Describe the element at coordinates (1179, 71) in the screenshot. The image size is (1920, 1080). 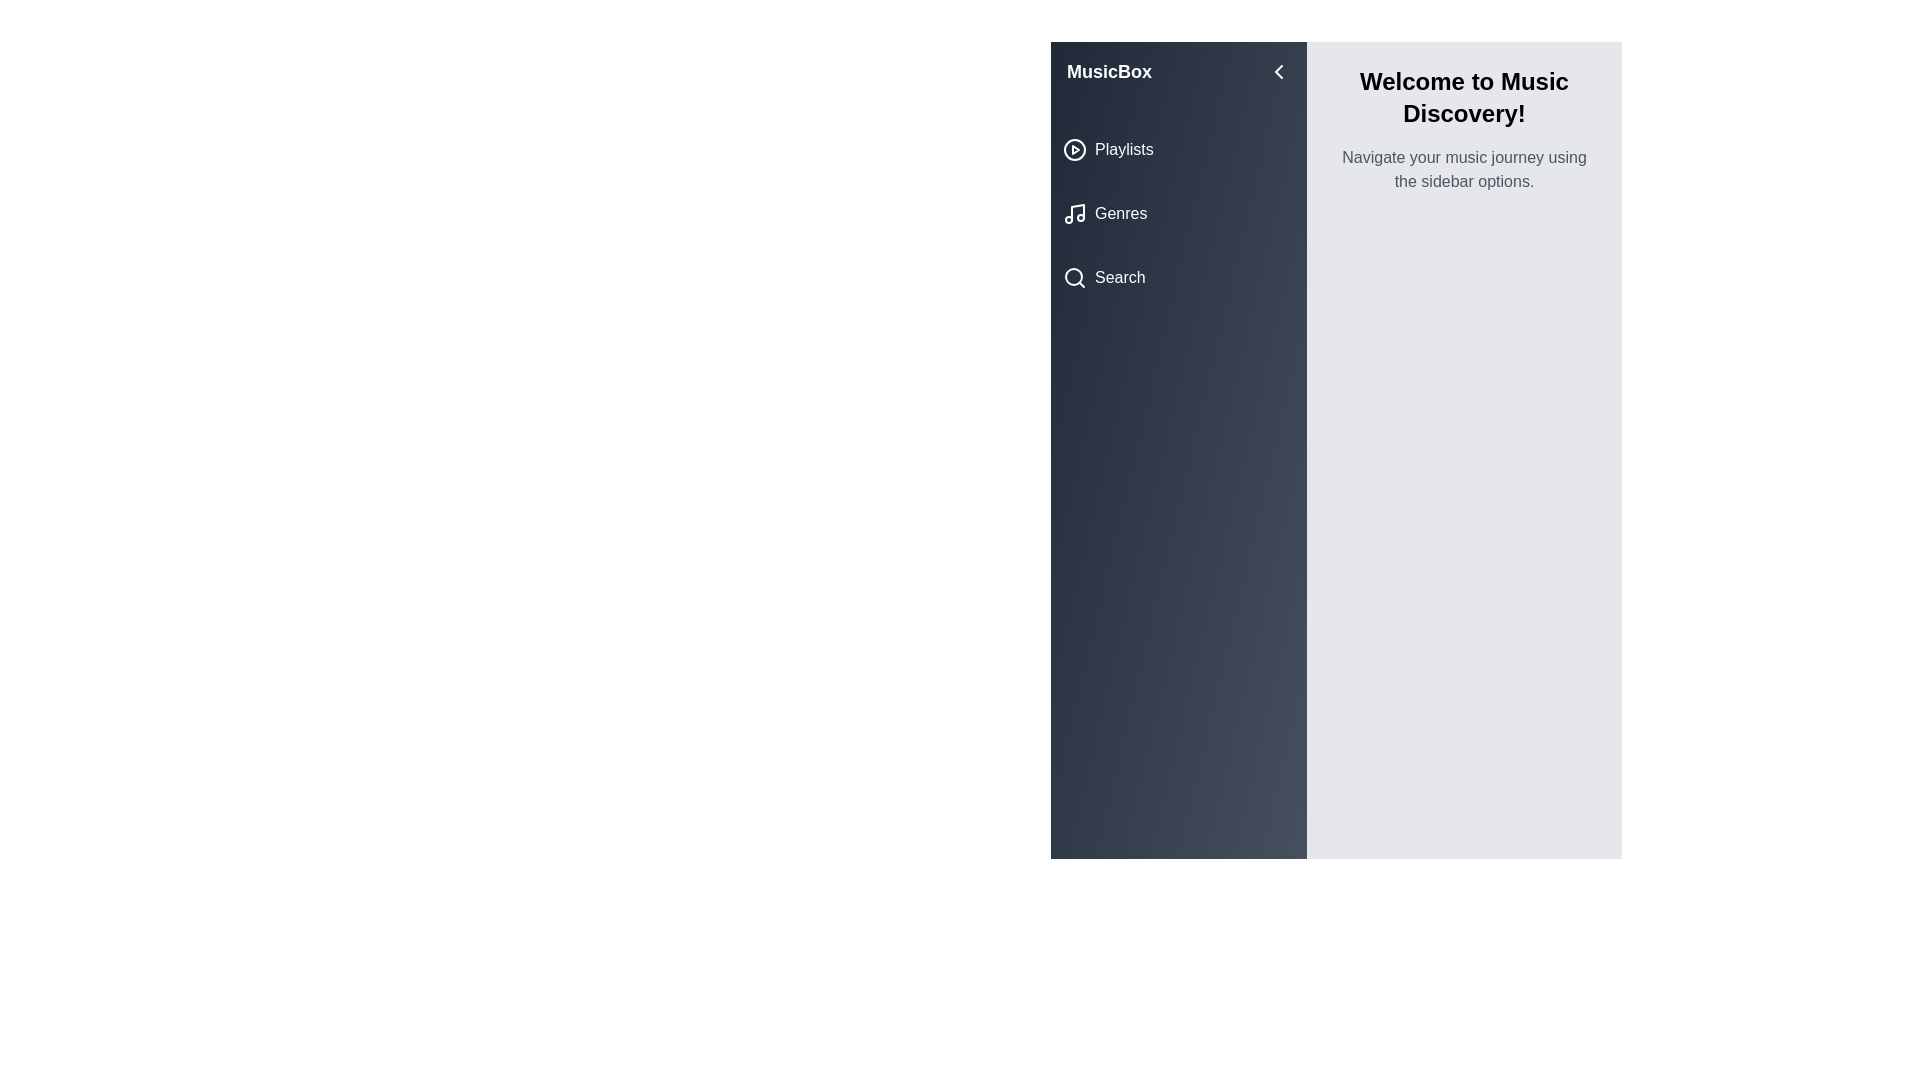
I see `the sidebar title 'MusicBox'` at that location.